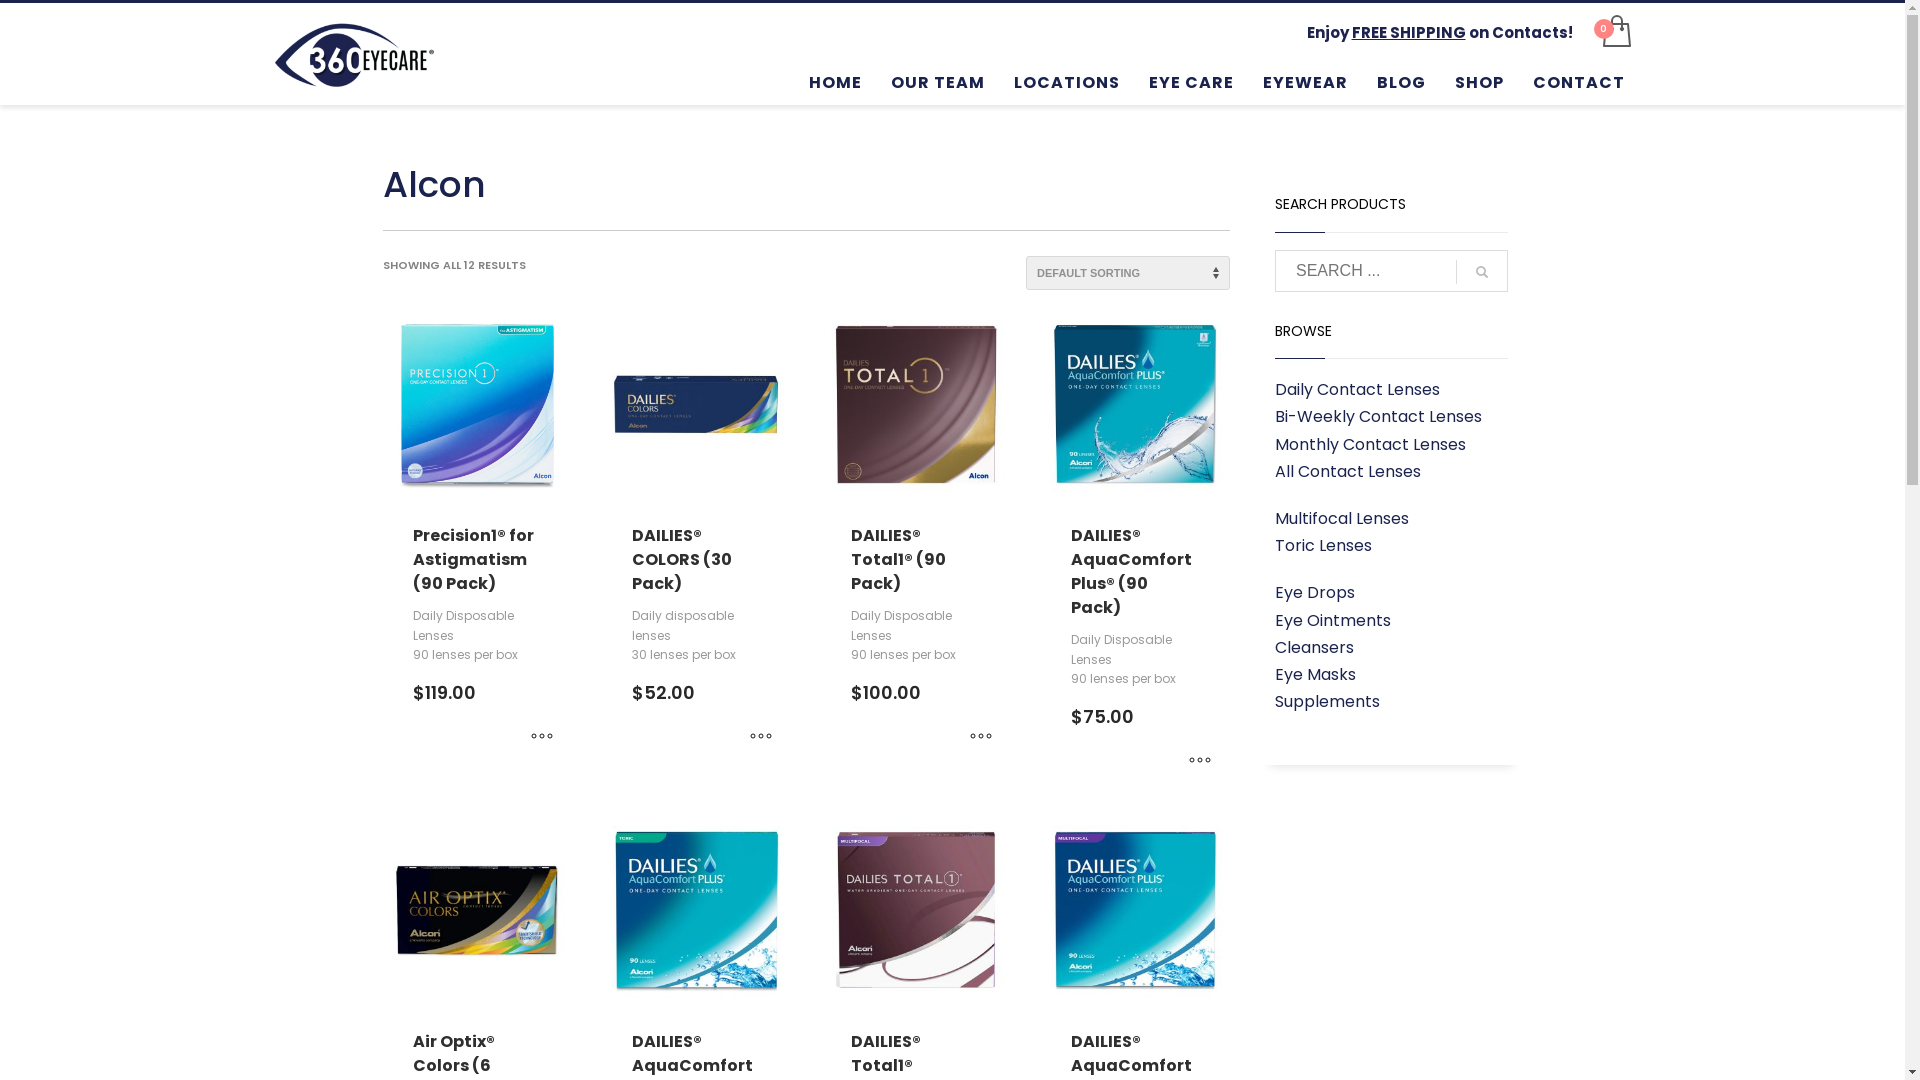  Describe the element at coordinates (1357, 389) in the screenshot. I see `'Daily Contact Lenses'` at that location.